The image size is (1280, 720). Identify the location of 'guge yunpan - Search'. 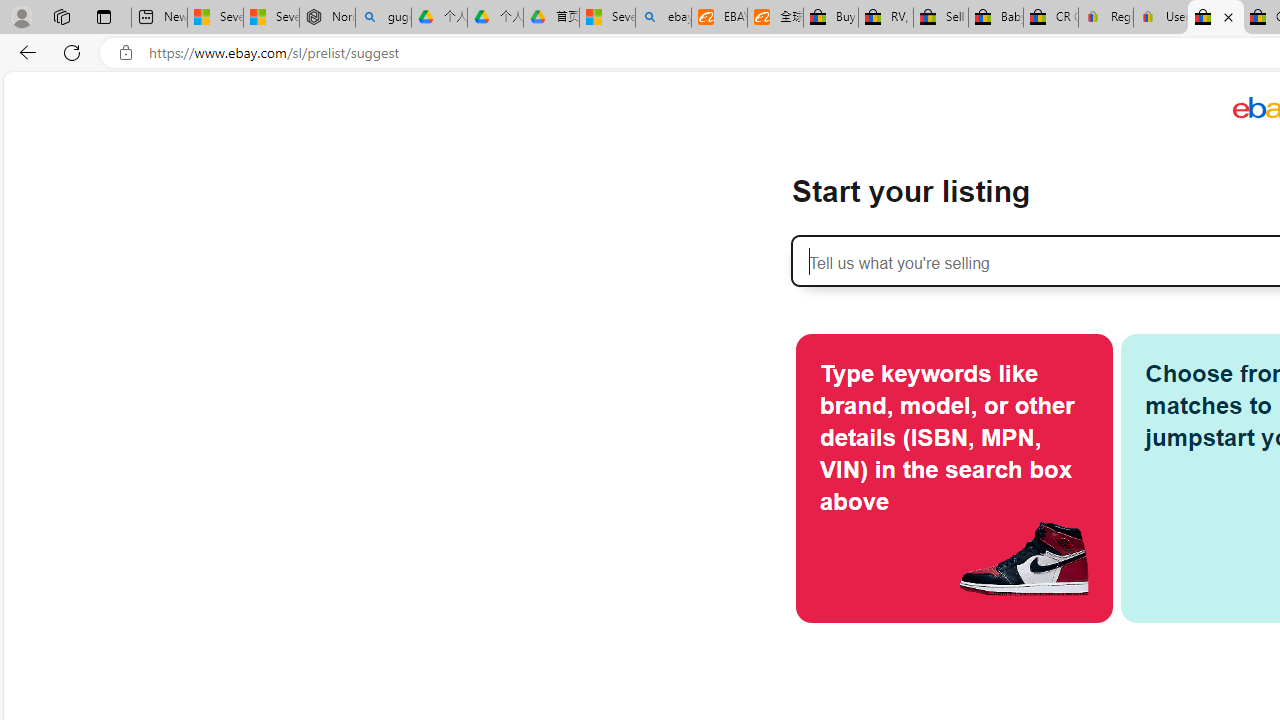
(383, 17).